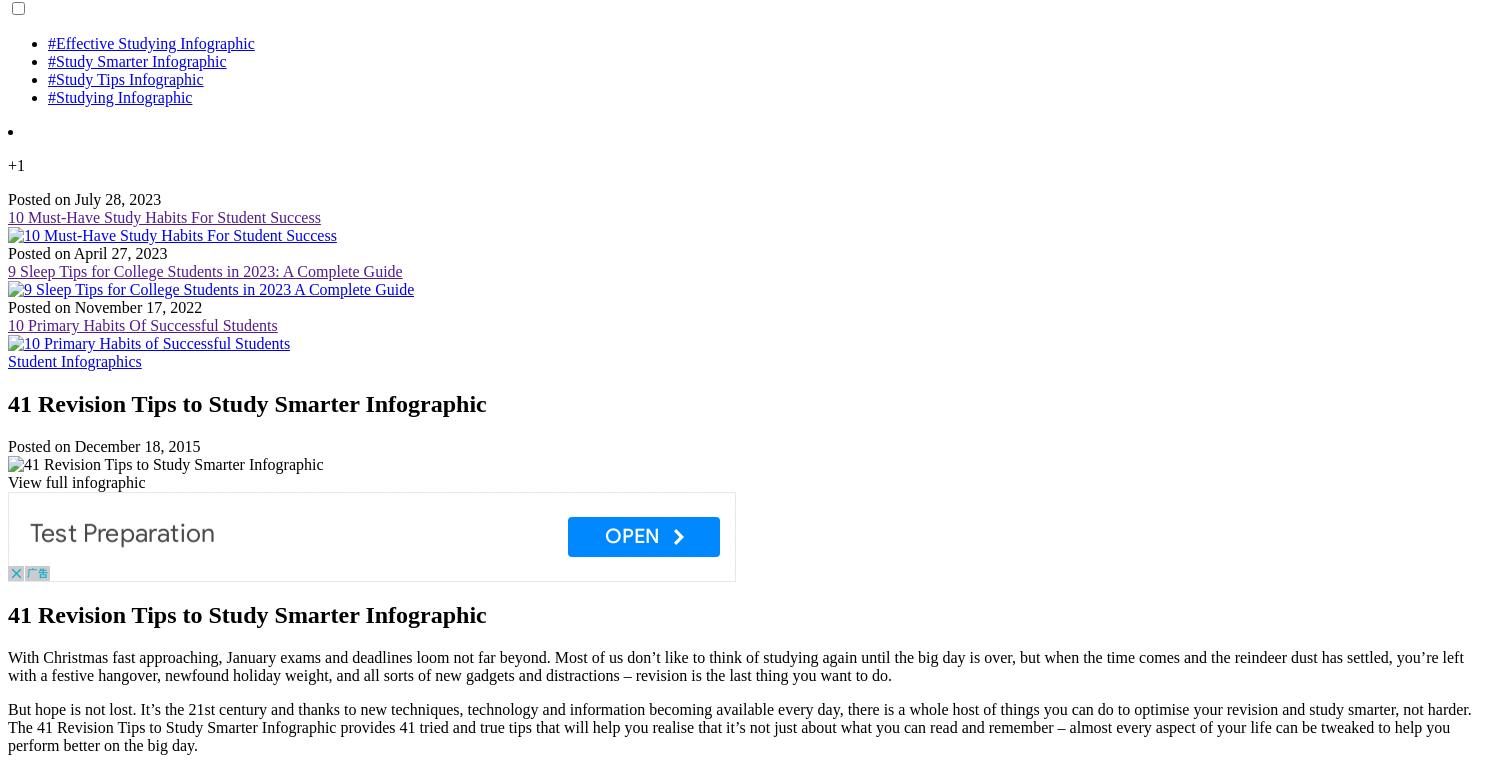  I want to click on '#Studying Infographic', so click(119, 96).